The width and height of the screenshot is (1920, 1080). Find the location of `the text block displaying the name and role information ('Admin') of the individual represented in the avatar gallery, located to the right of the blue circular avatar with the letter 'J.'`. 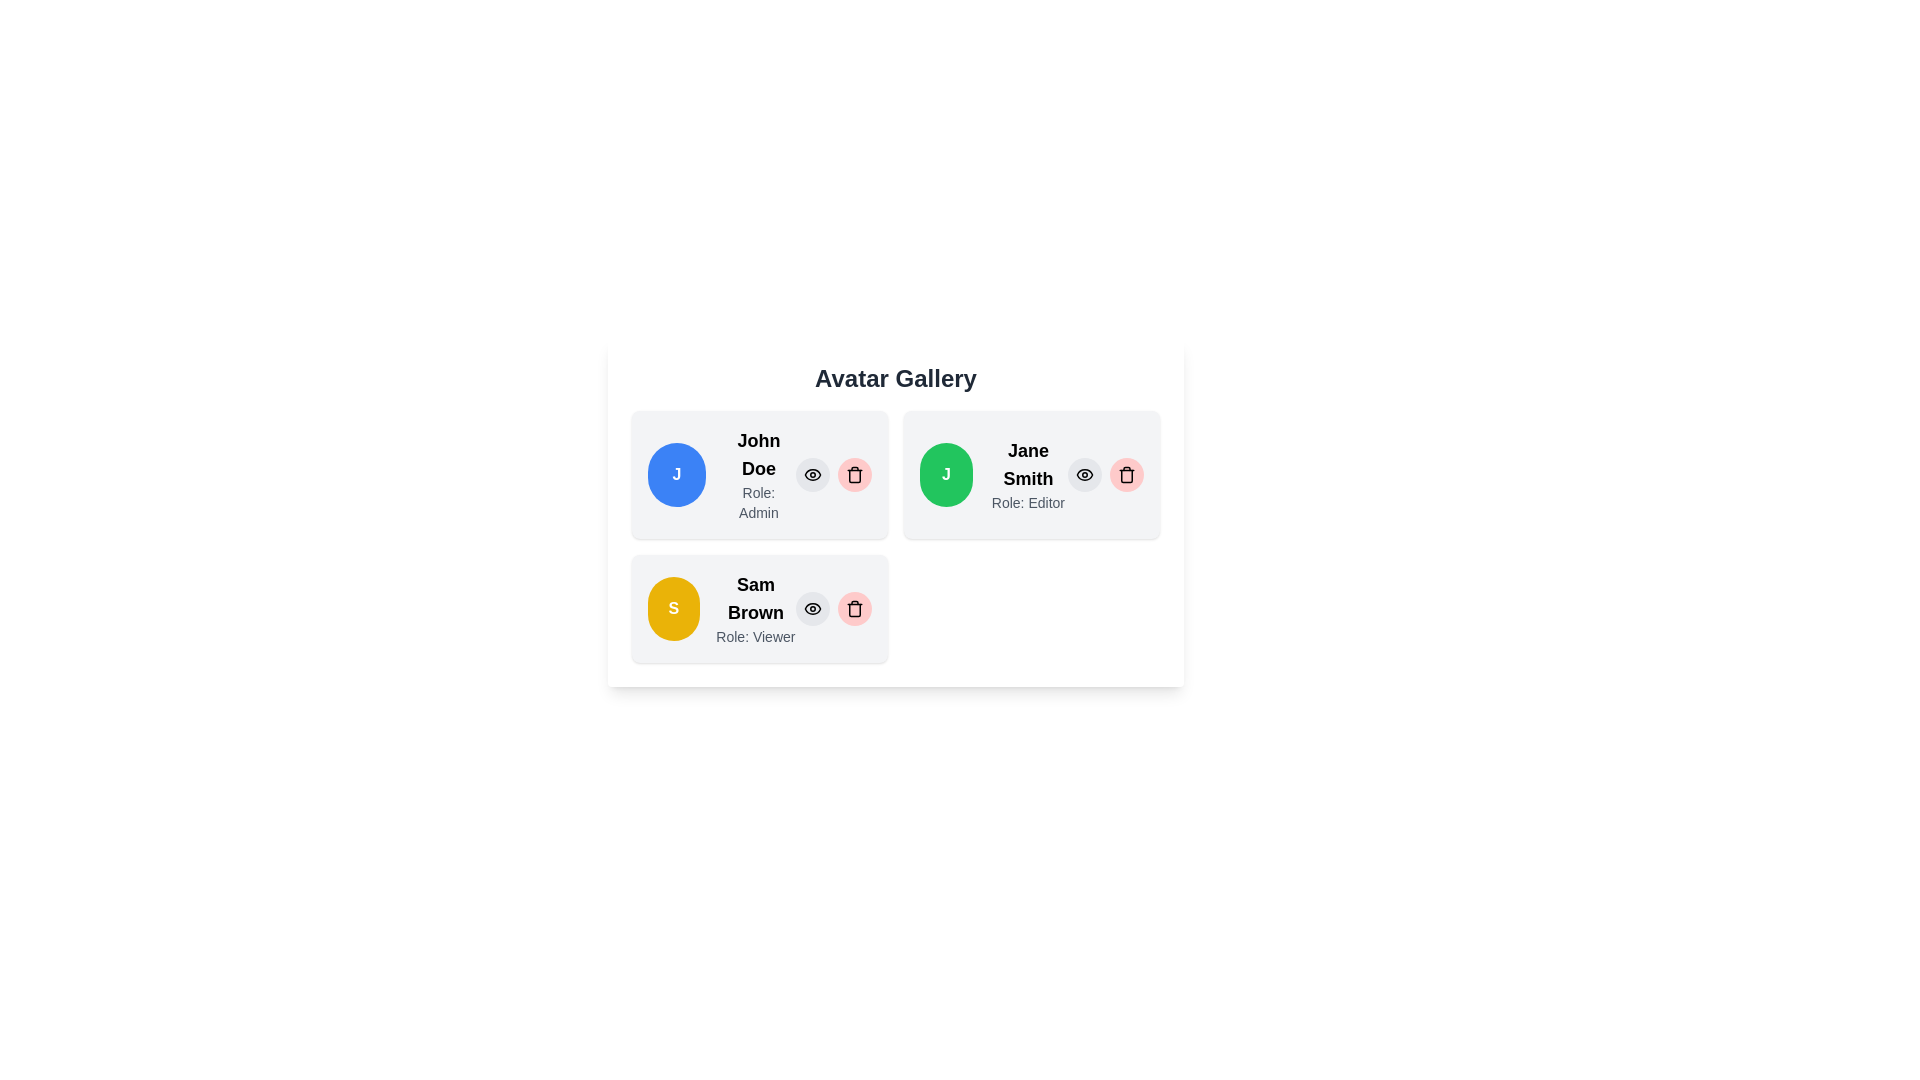

the text block displaying the name and role information ('Admin') of the individual represented in the avatar gallery, located to the right of the blue circular avatar with the letter 'J.' is located at coordinates (757, 474).